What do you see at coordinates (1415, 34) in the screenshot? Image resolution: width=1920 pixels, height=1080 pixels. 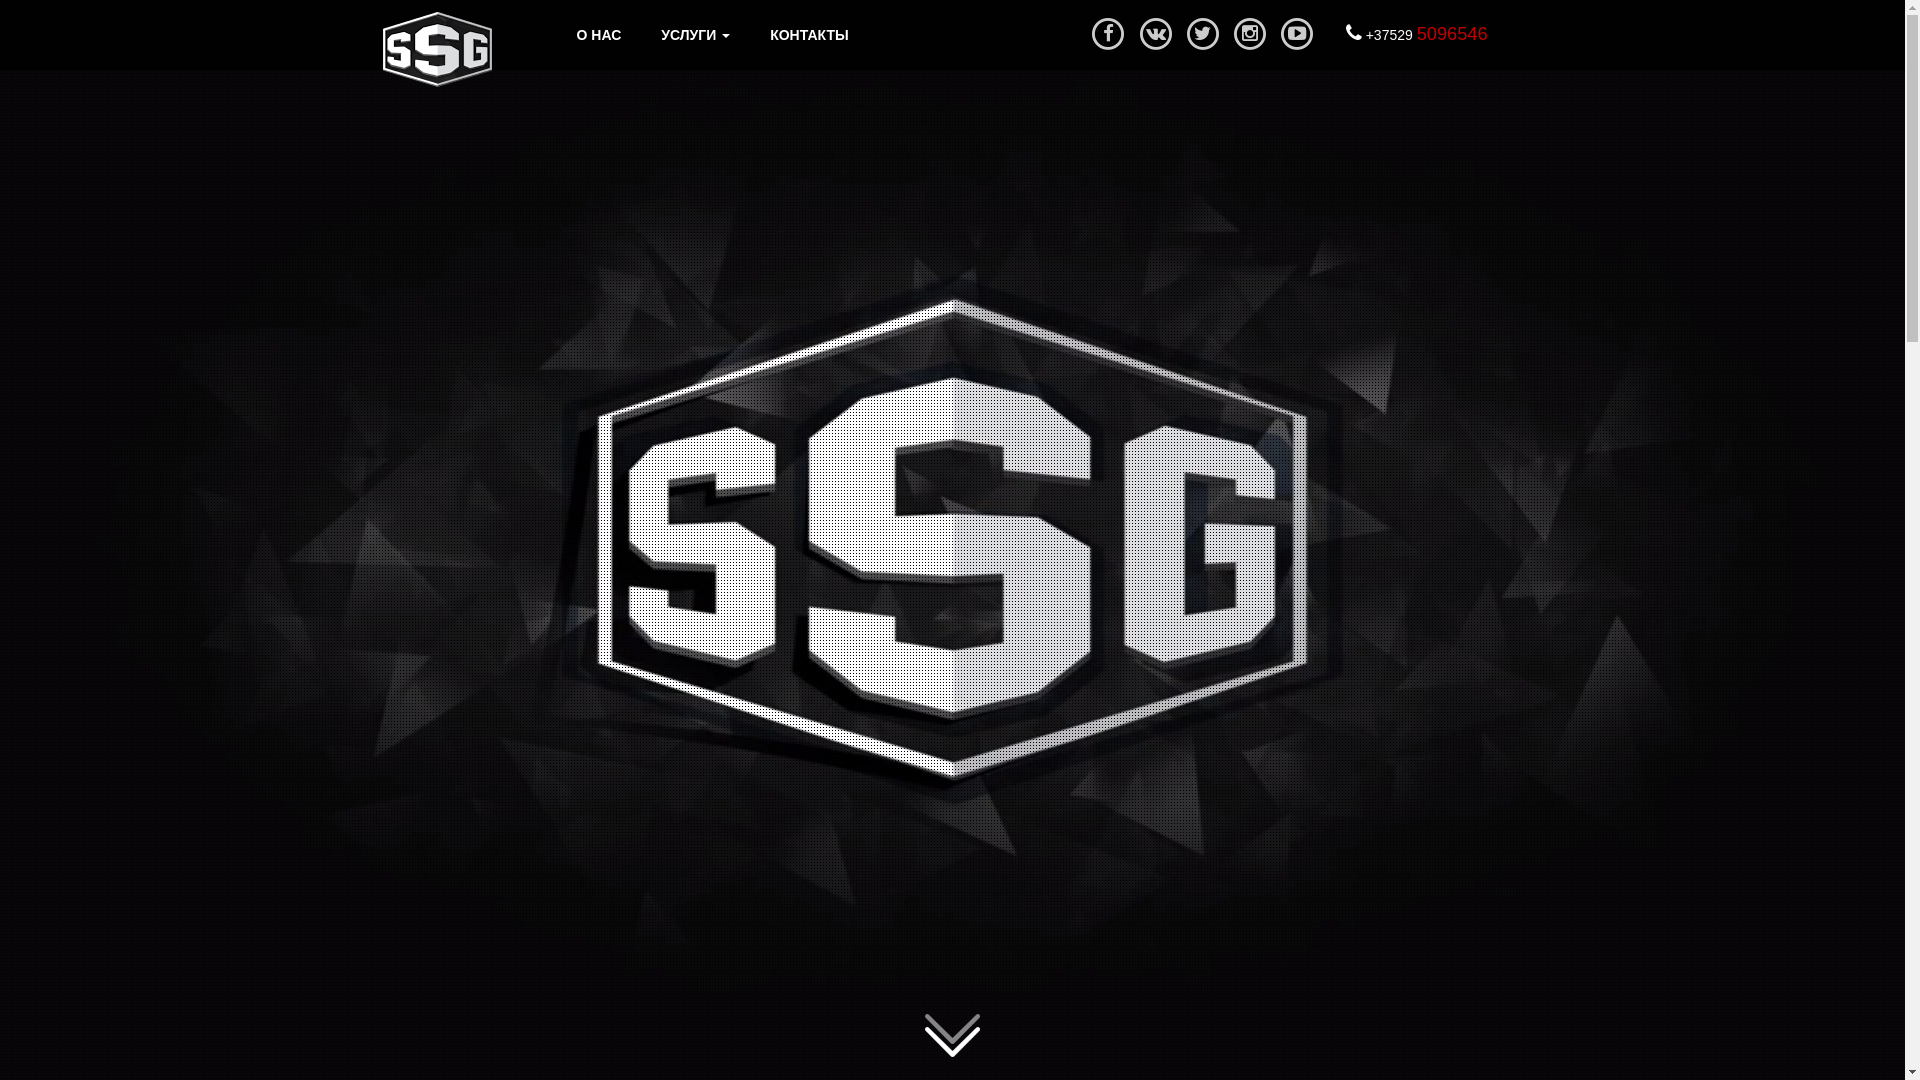 I see `'+37529 5096546'` at bounding box center [1415, 34].